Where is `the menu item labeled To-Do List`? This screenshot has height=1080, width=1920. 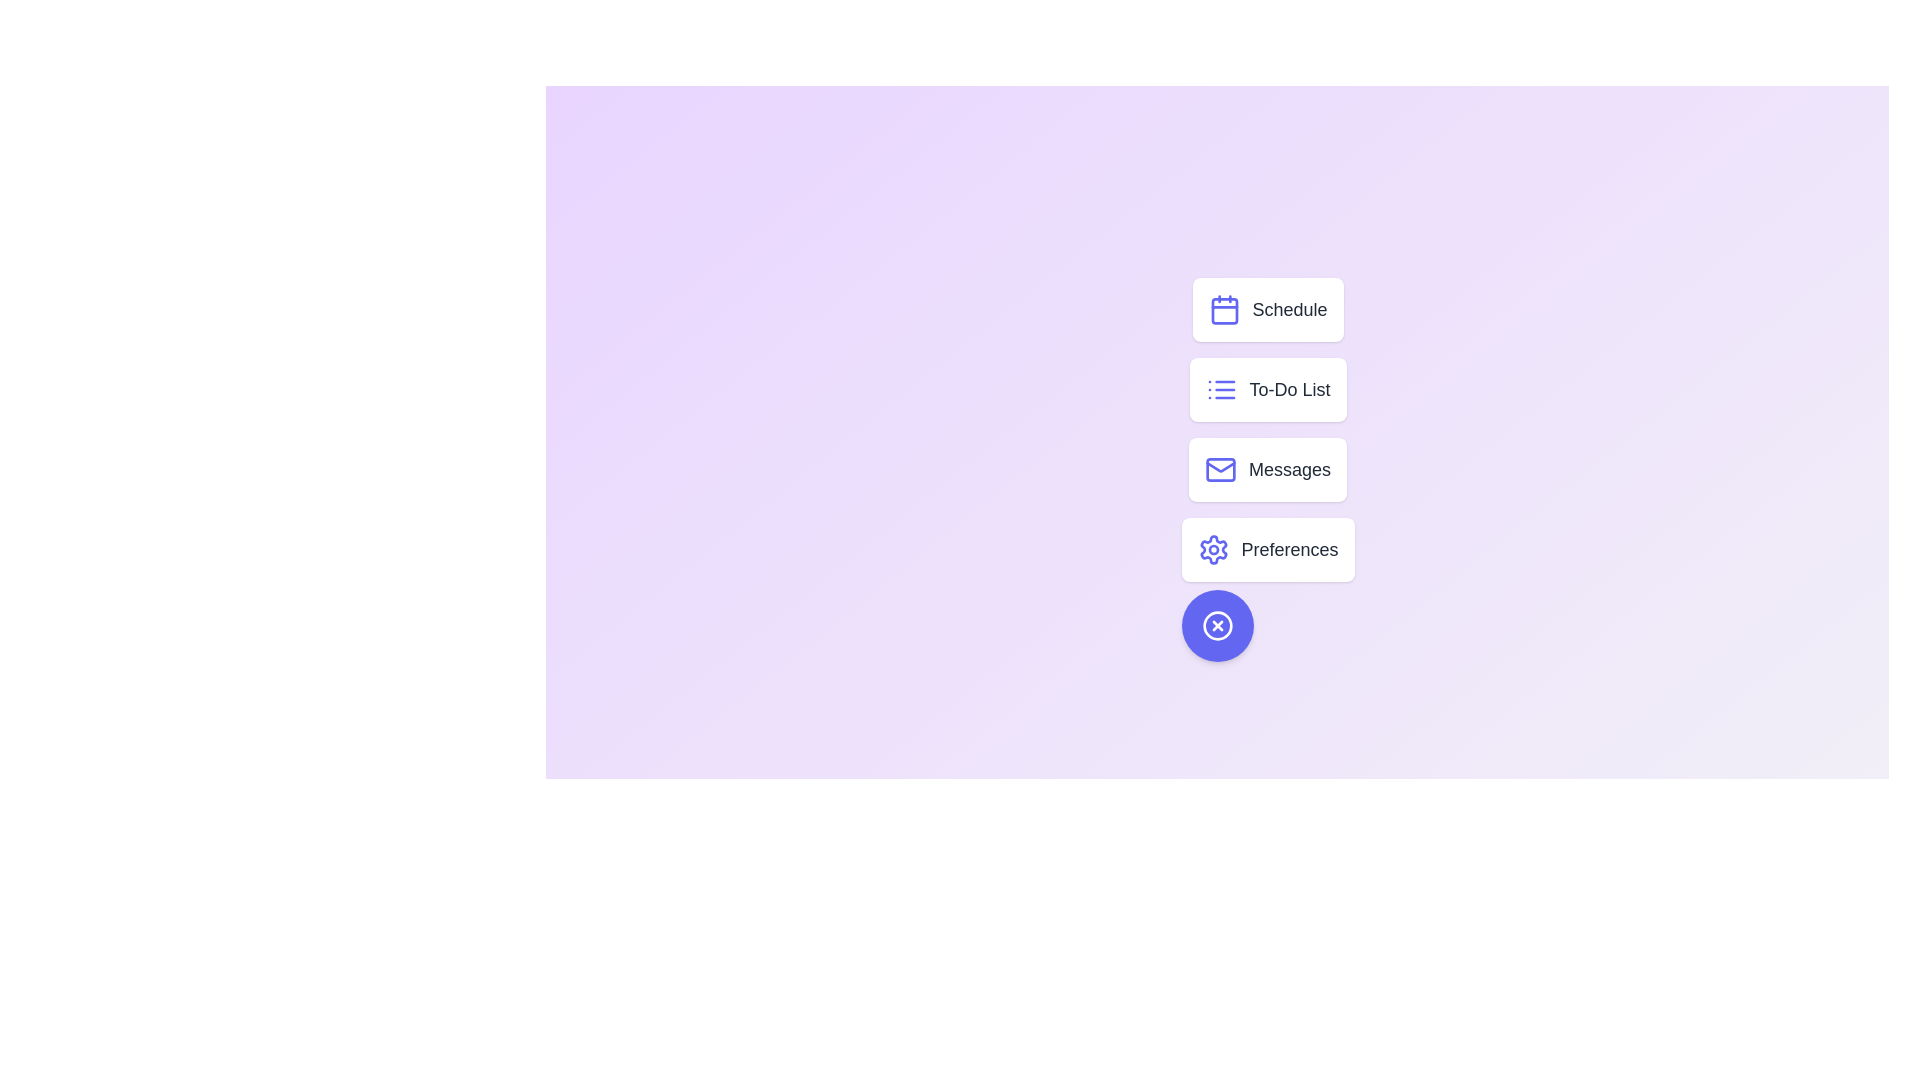
the menu item labeled To-Do List is located at coordinates (1266, 389).